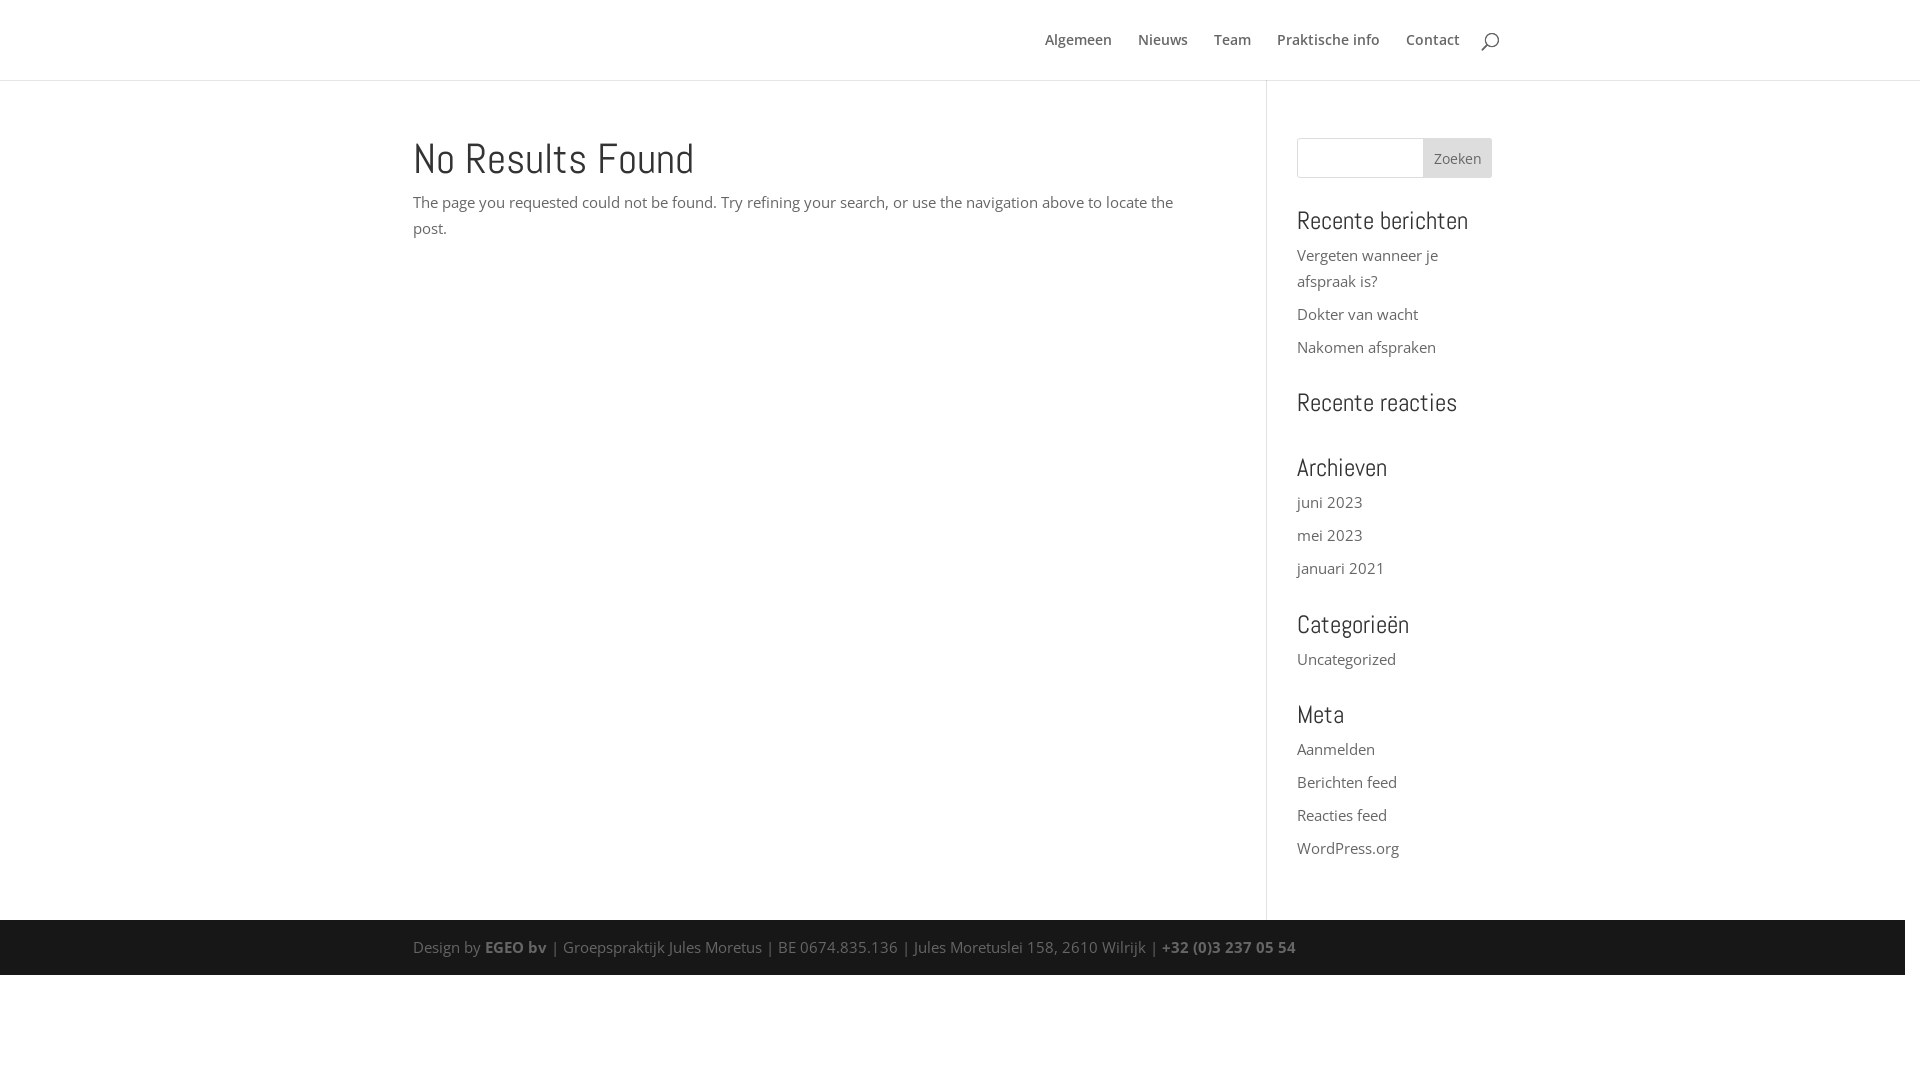 Image resolution: width=1920 pixels, height=1080 pixels. Describe the element at coordinates (1342, 814) in the screenshot. I see `'Reacties feed'` at that location.